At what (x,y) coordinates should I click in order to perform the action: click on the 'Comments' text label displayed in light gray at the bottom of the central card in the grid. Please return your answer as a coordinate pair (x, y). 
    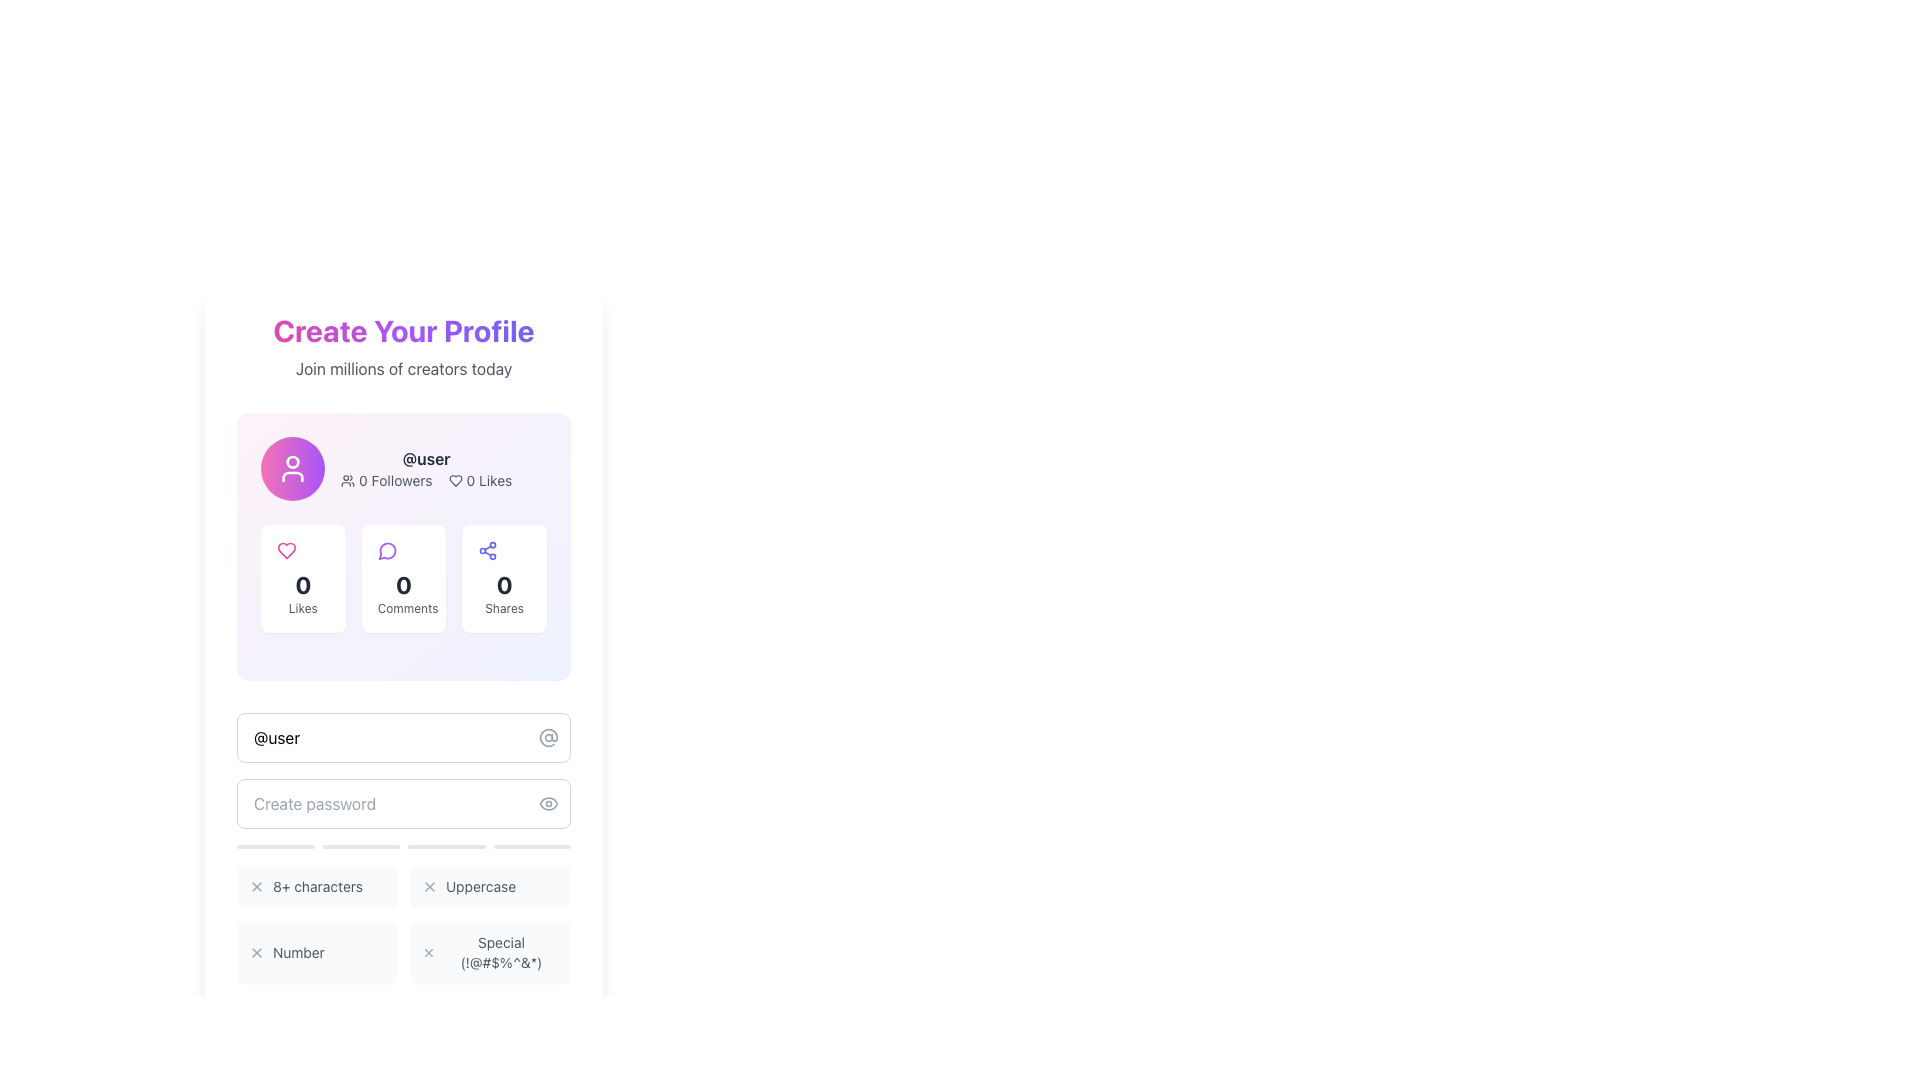
    Looking at the image, I should click on (402, 608).